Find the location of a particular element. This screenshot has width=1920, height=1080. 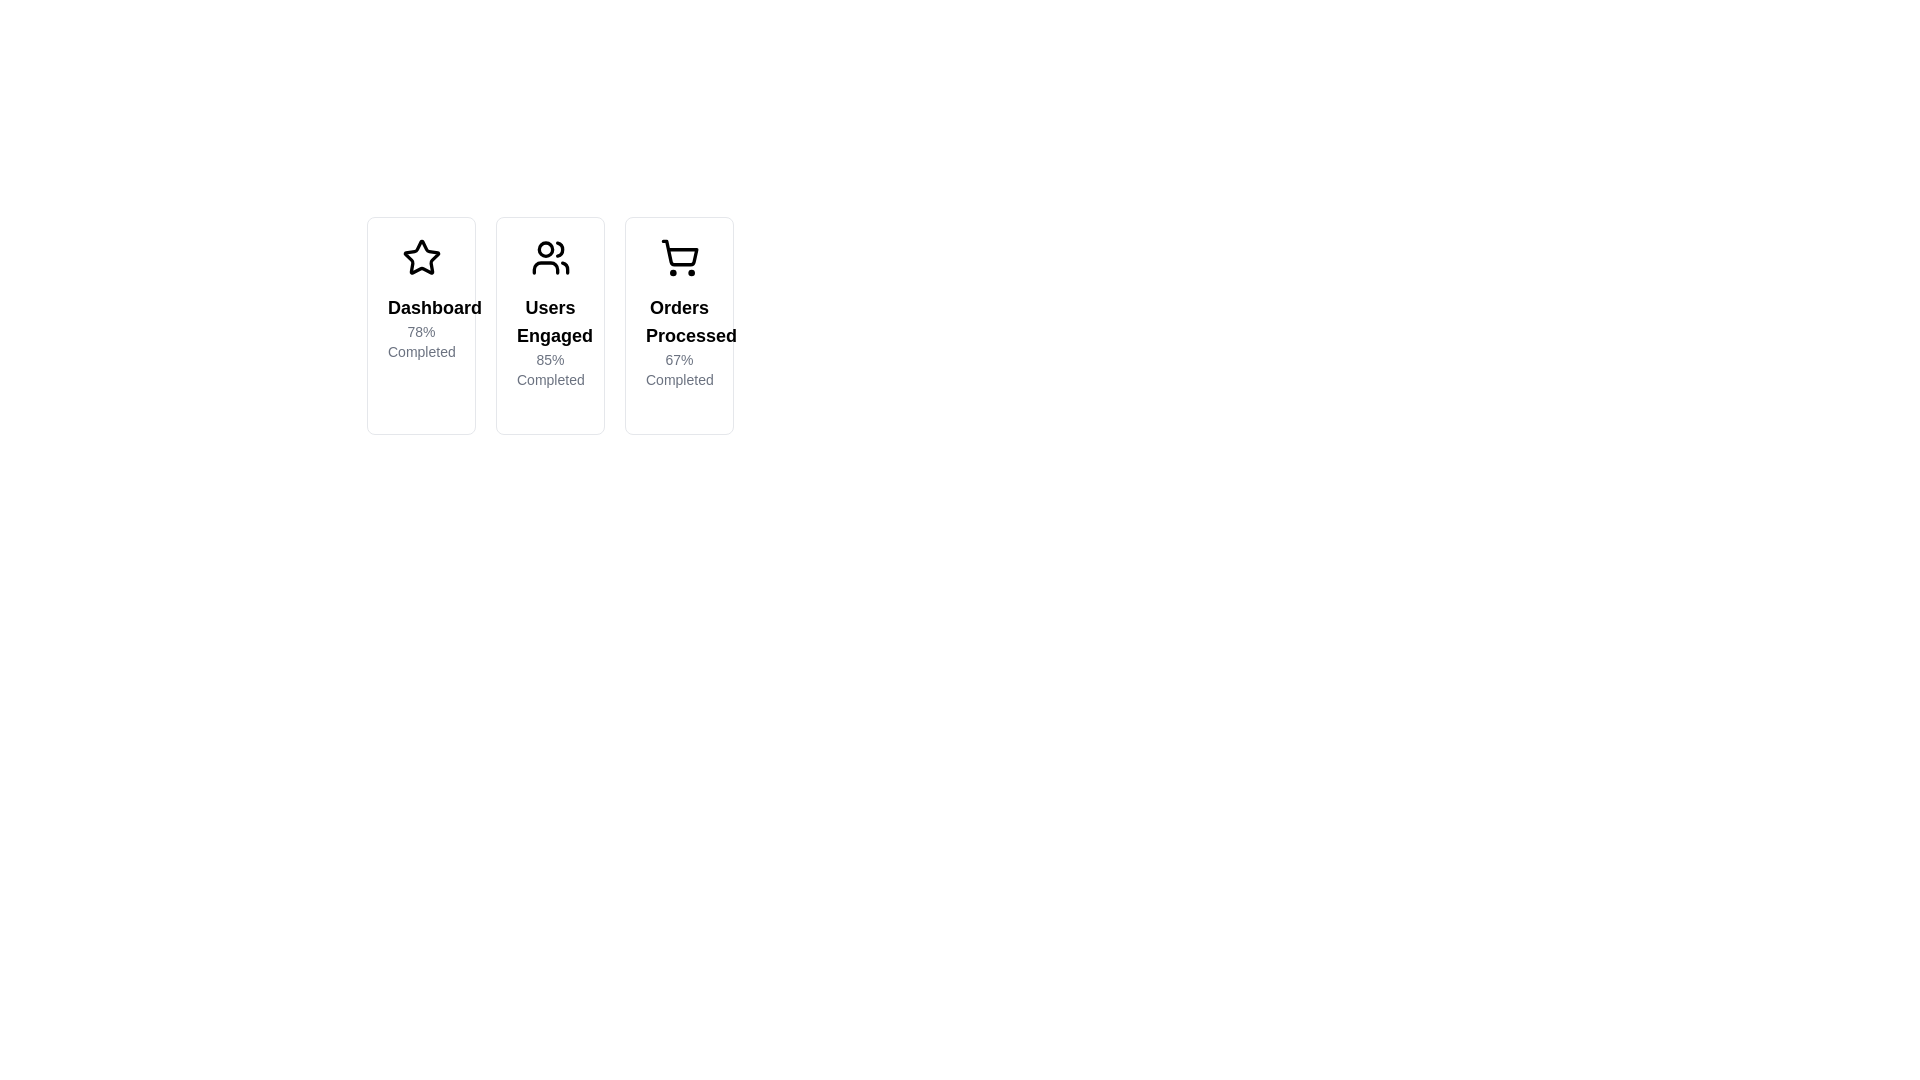

displayed information from the Information Card that shows user engagement statistics, located in the center of the grid between the 'Dashboard' and 'Orders Processed' cards is located at coordinates (550, 325).